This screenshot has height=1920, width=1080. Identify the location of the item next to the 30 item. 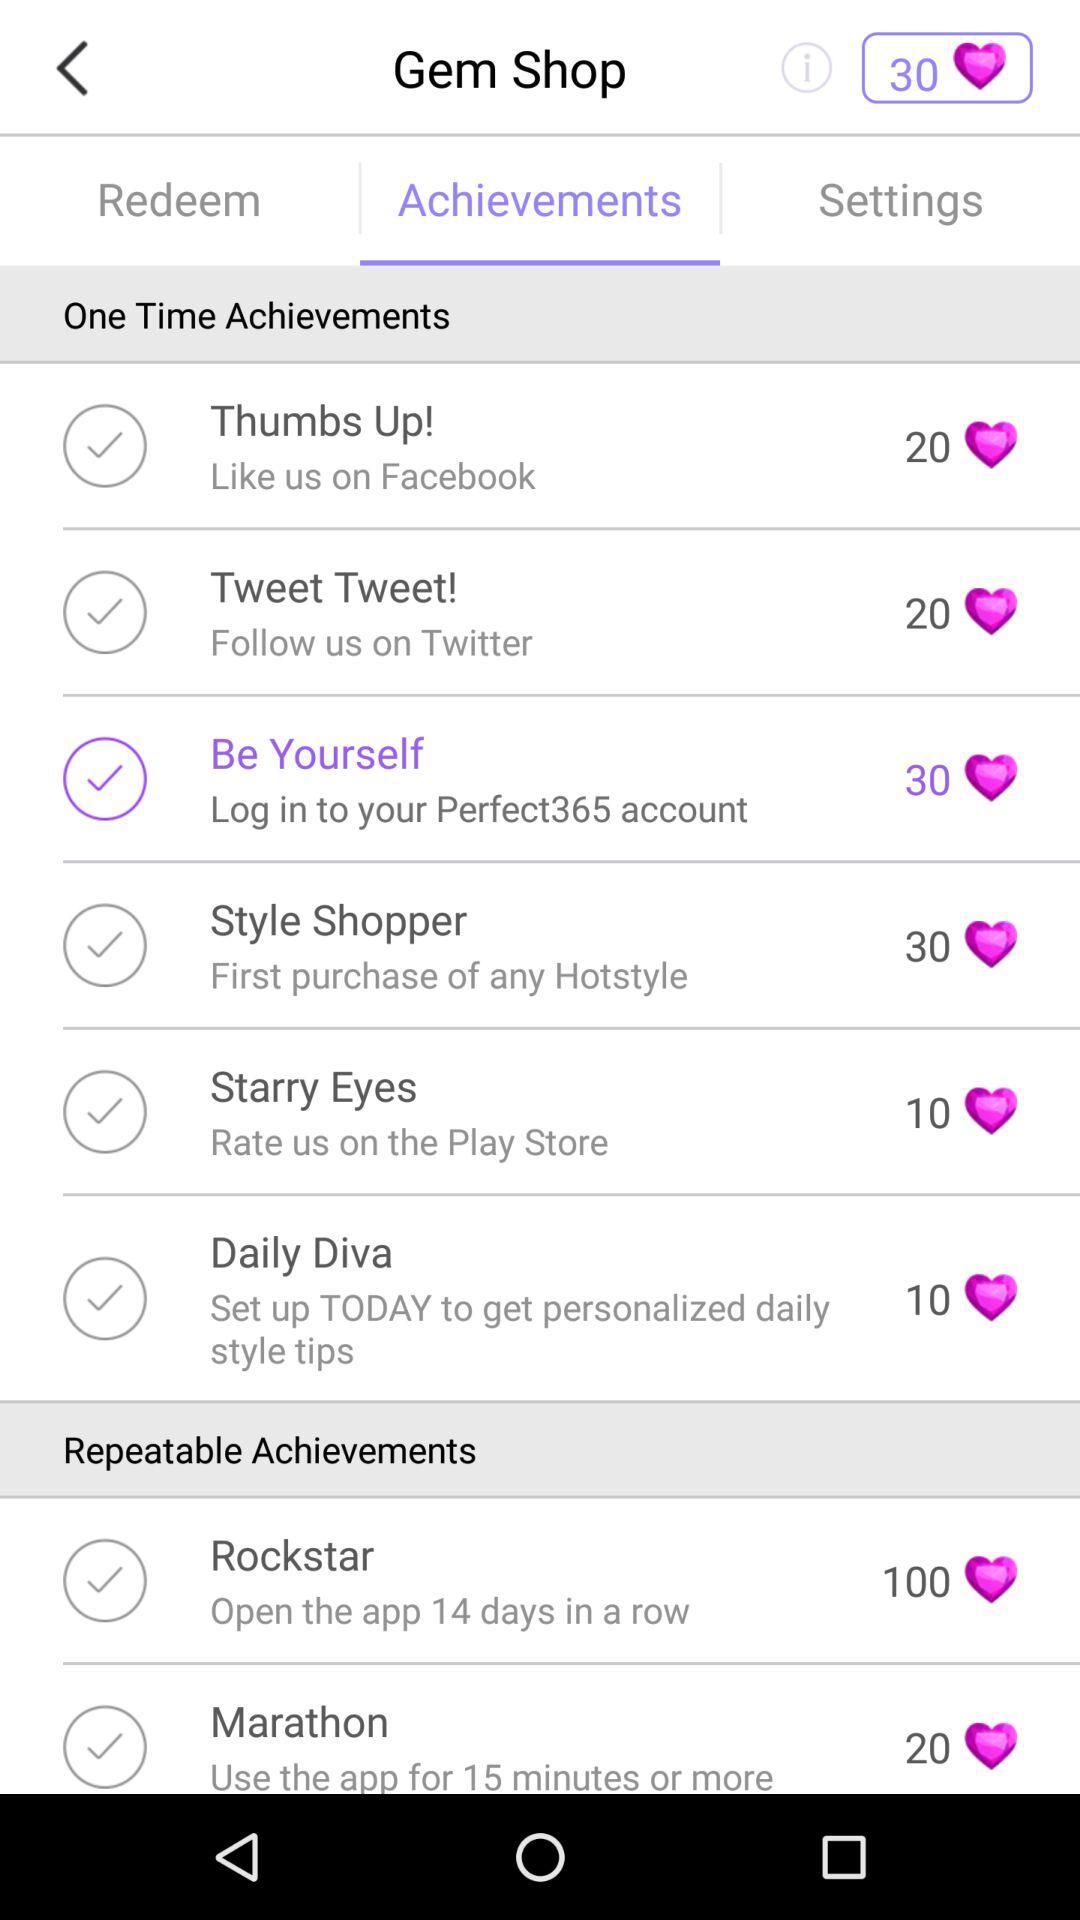
(447, 974).